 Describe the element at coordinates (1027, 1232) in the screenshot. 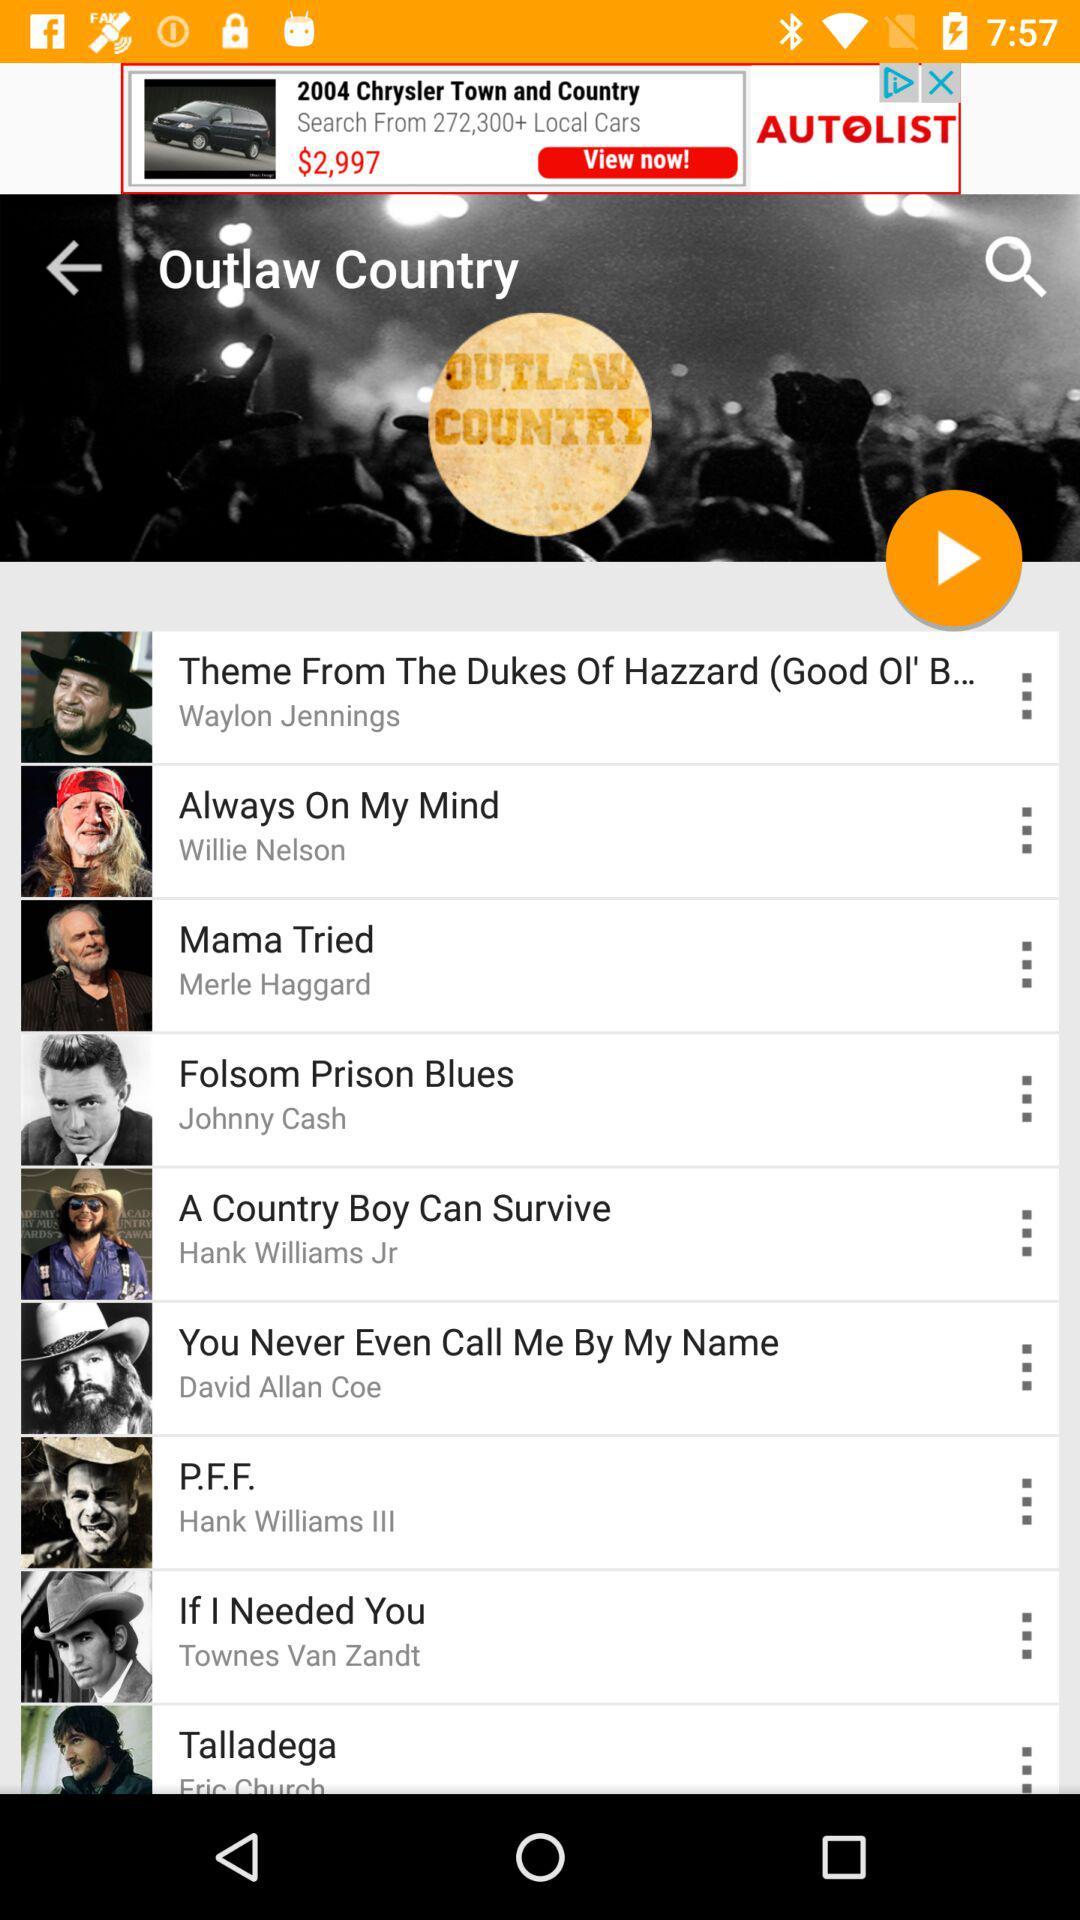

I see `options setting` at that location.